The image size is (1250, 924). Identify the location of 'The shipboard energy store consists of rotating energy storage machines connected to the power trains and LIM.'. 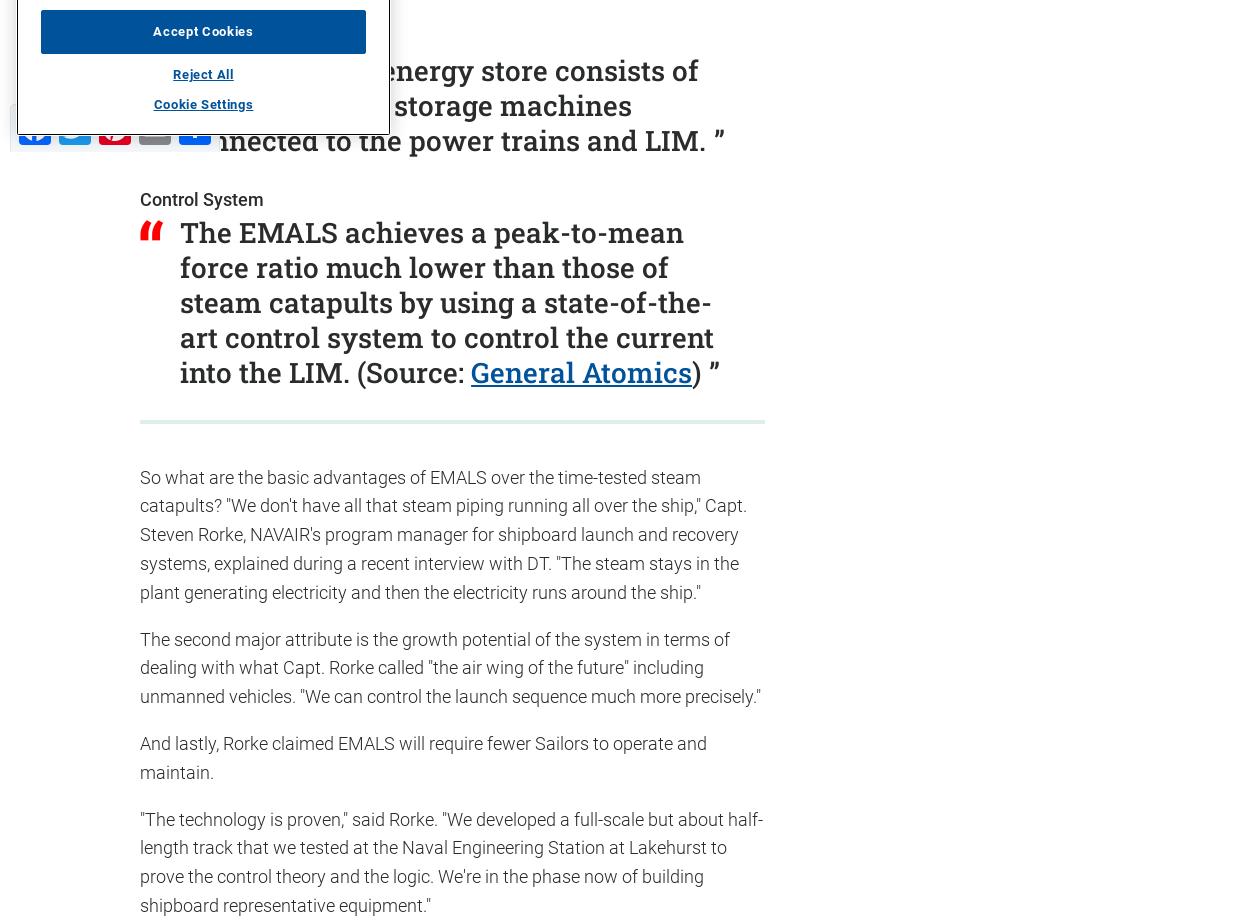
(442, 104).